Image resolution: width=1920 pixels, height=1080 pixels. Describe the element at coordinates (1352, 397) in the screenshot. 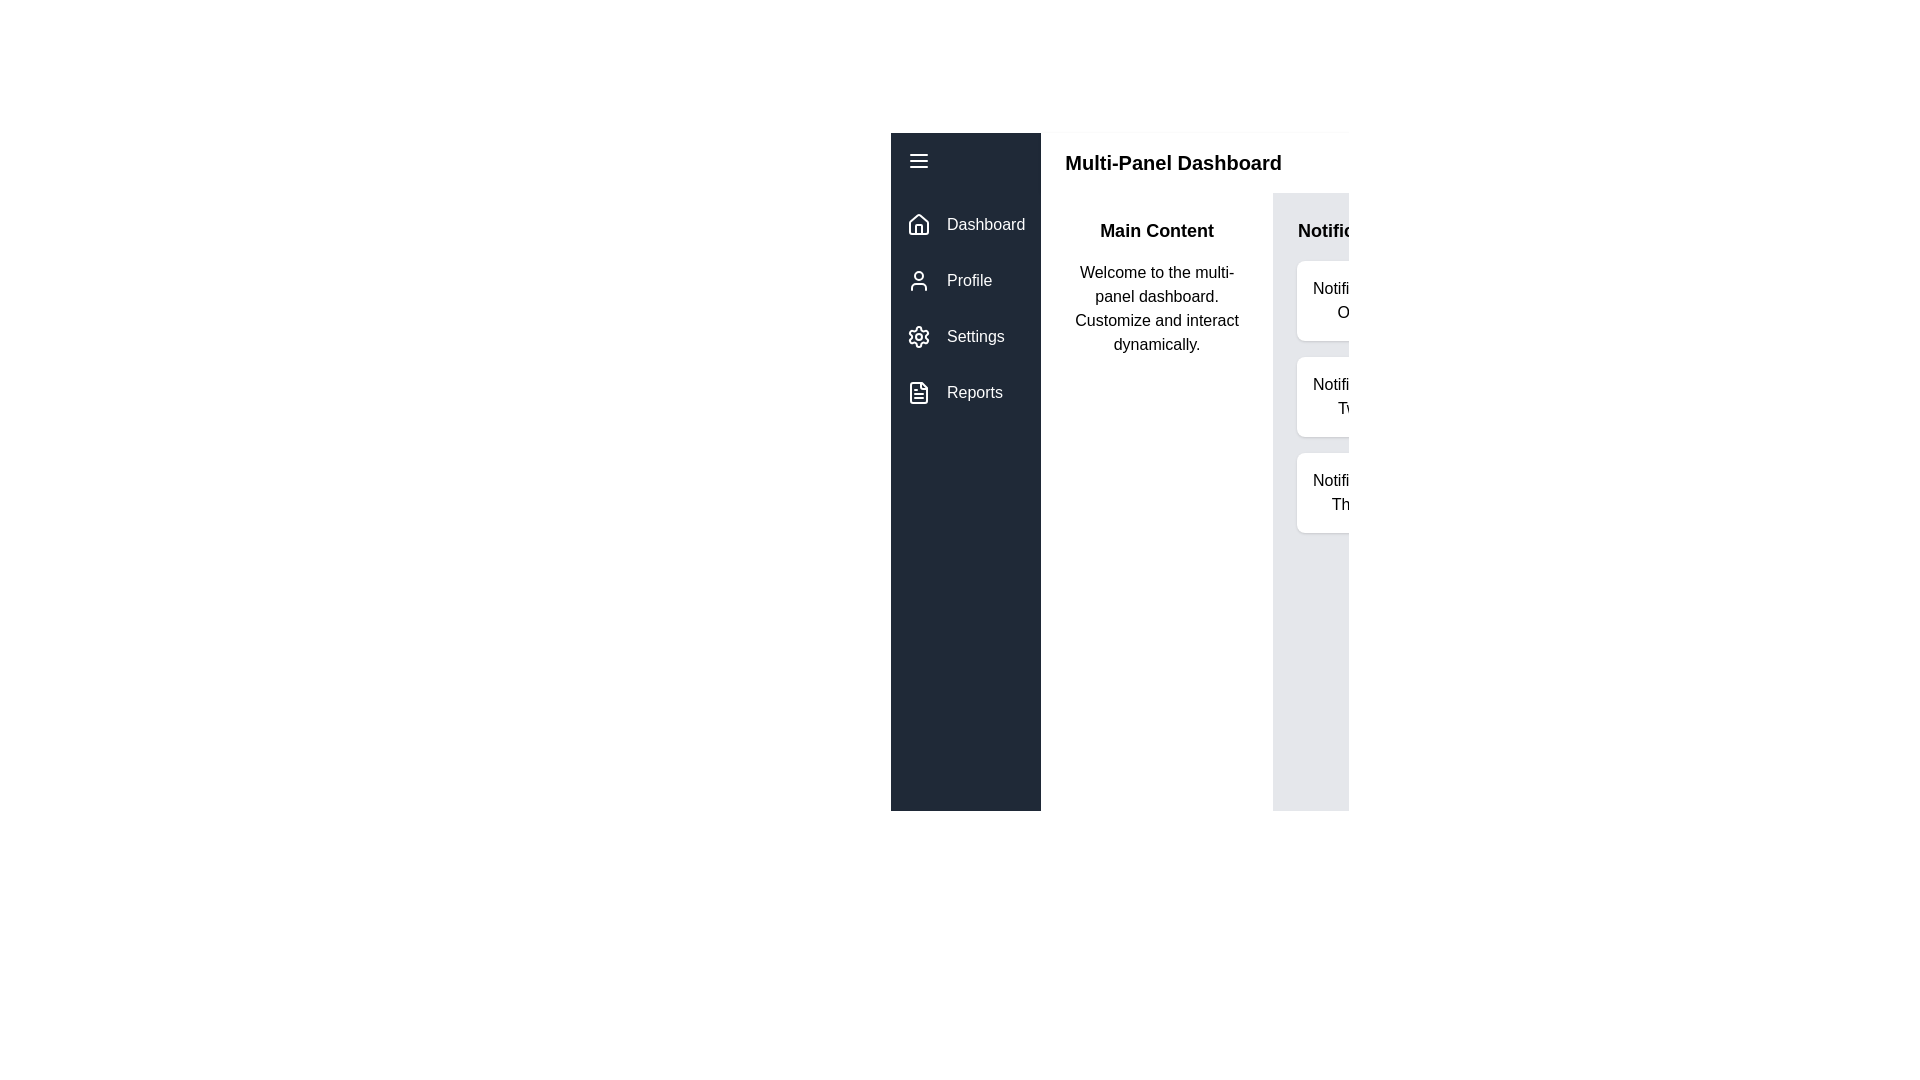

I see `the second notification card labeled 'Notification Two'` at that location.